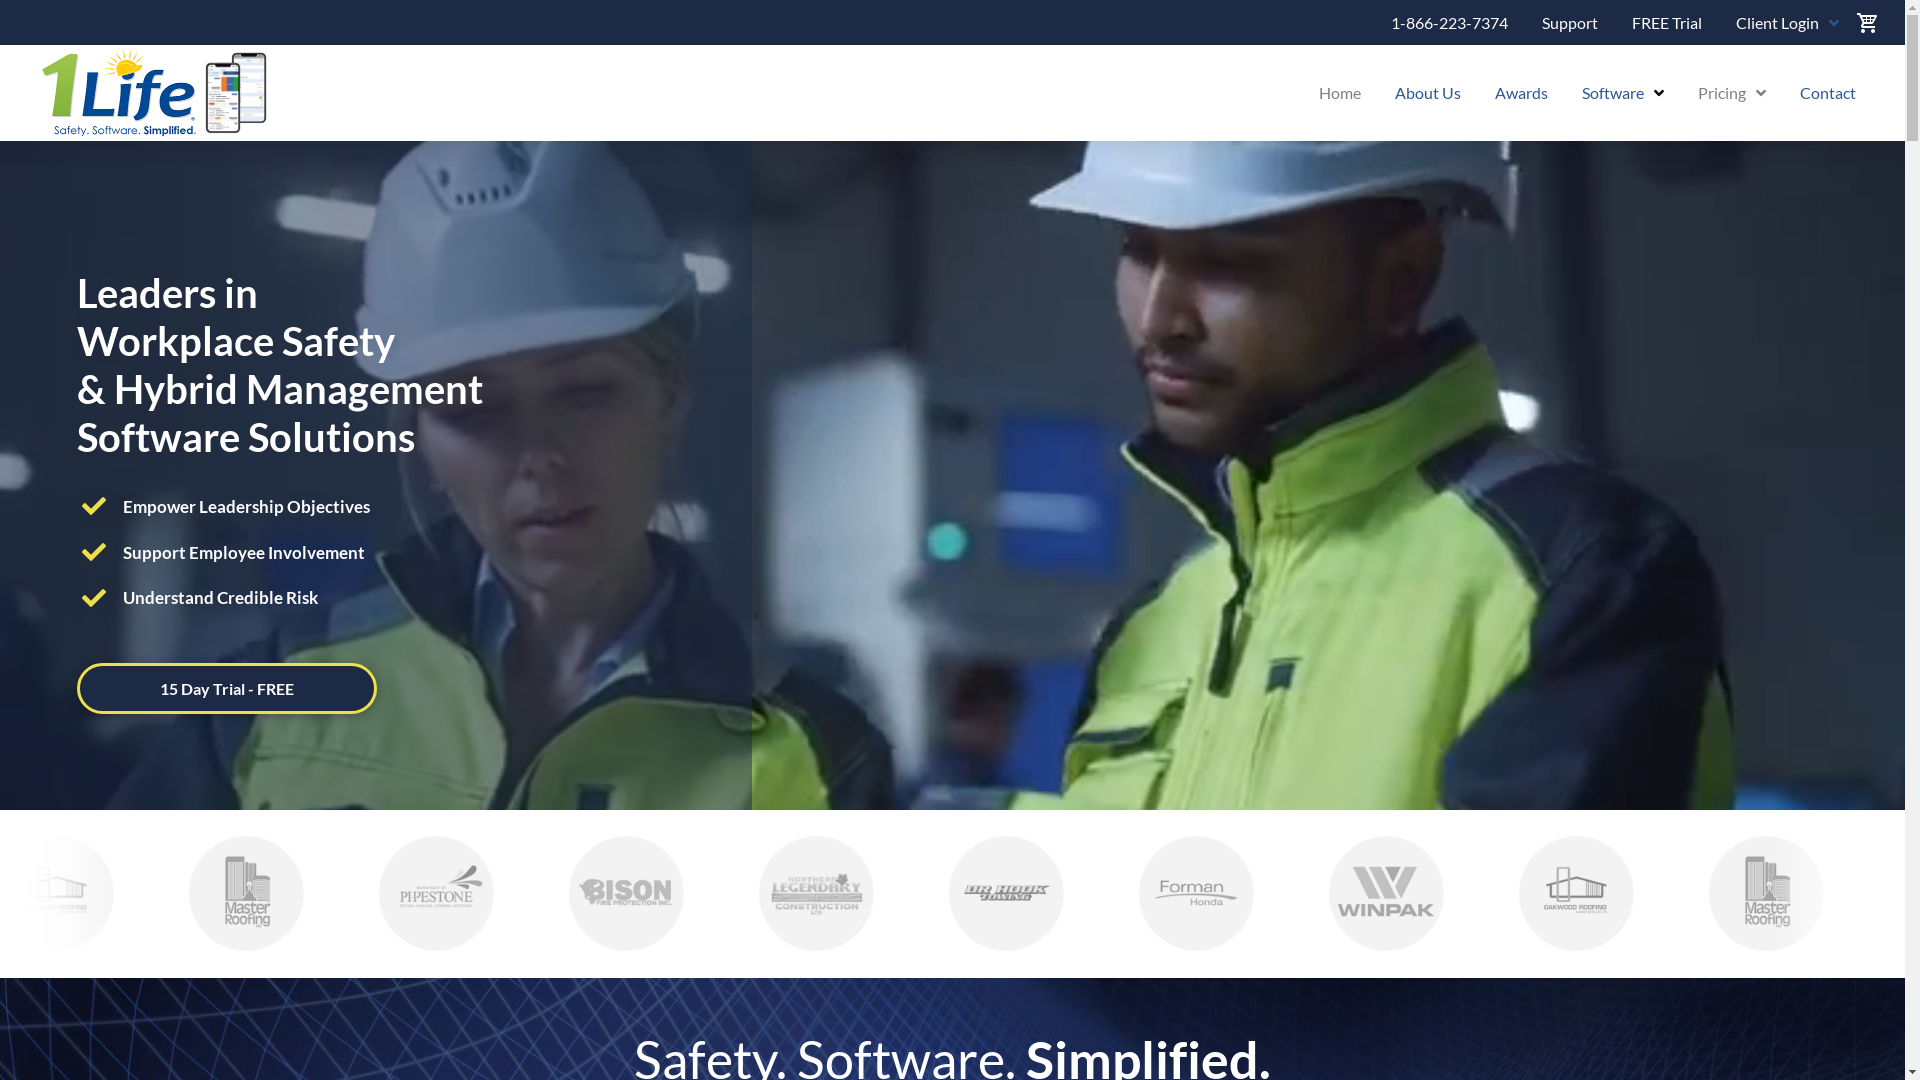 Image resolution: width=1920 pixels, height=1080 pixels. Describe the element at coordinates (1828, 92) in the screenshot. I see `'Contact'` at that location.